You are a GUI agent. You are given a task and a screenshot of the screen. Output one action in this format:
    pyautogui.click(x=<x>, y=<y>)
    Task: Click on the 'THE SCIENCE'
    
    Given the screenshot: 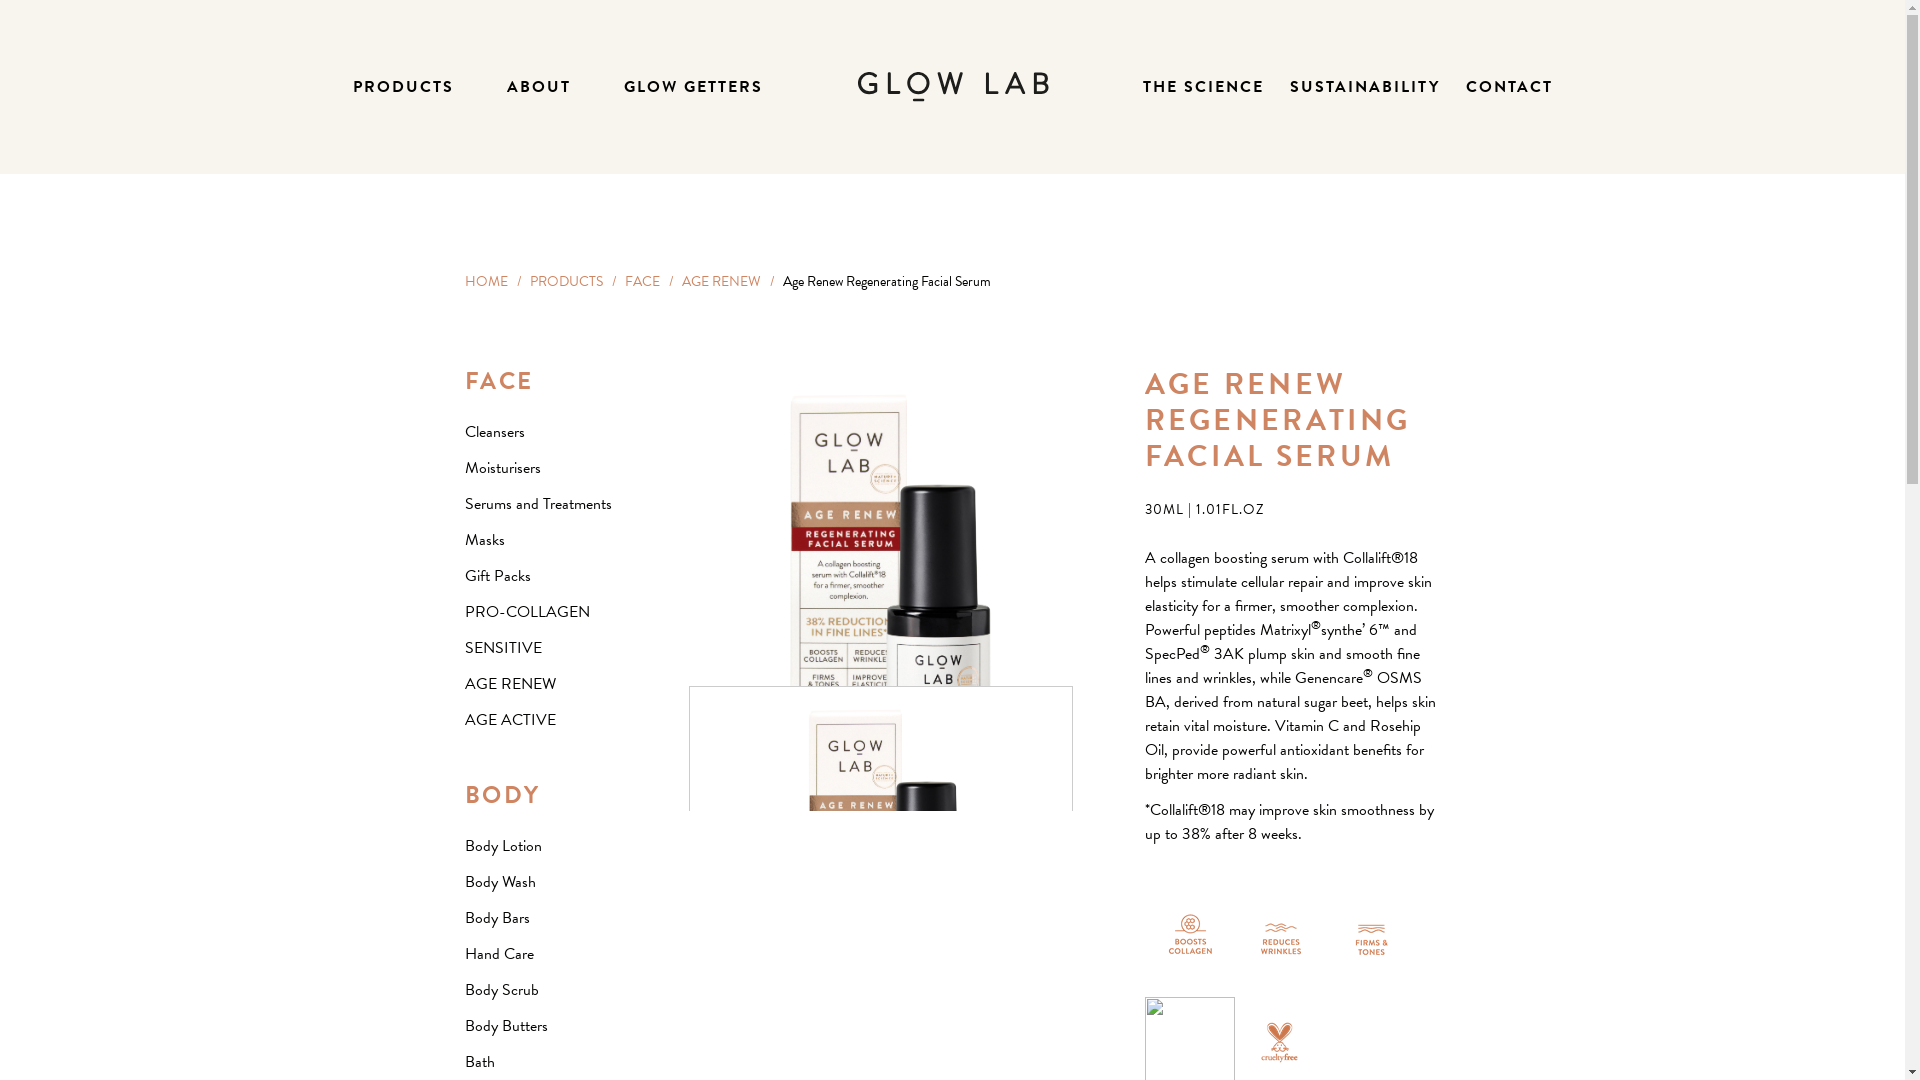 What is the action you would take?
    pyautogui.click(x=1201, y=86)
    